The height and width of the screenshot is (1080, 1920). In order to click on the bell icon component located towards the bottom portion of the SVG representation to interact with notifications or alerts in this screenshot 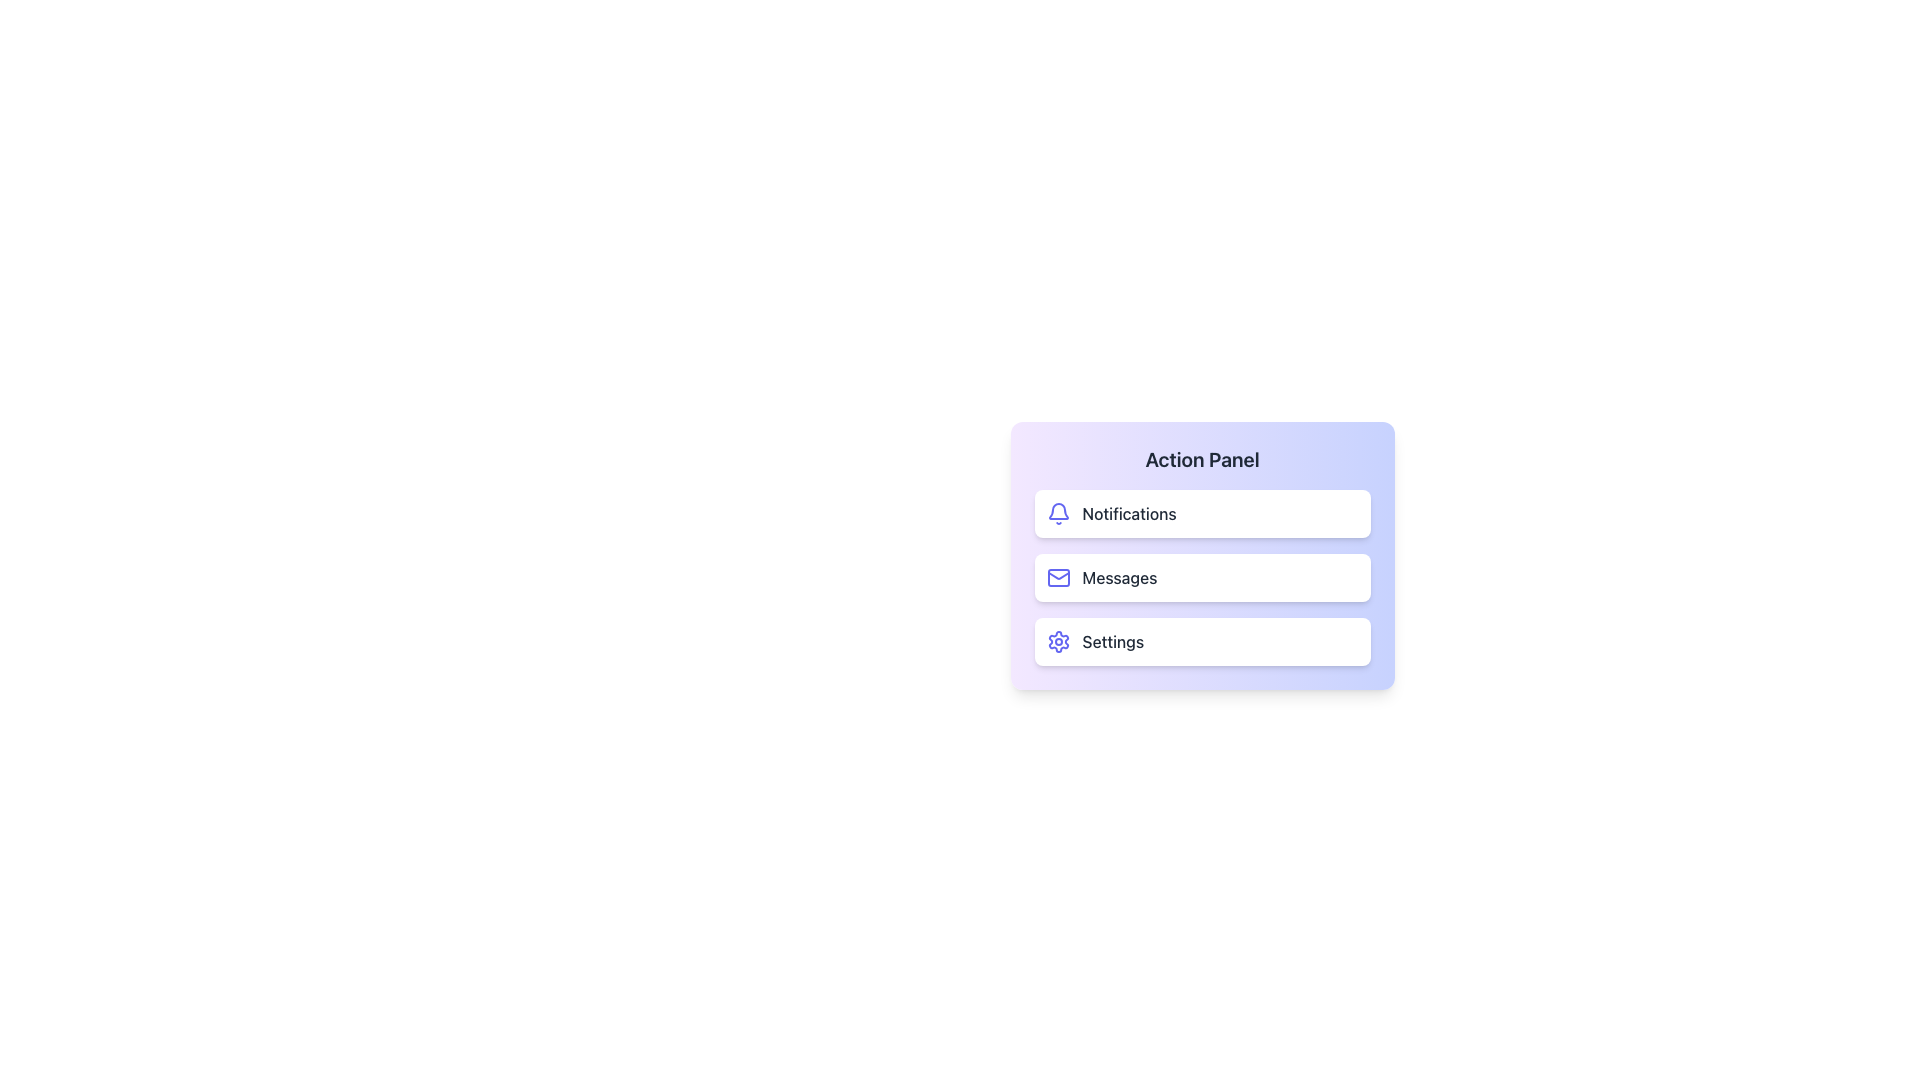, I will do `click(1056, 509)`.